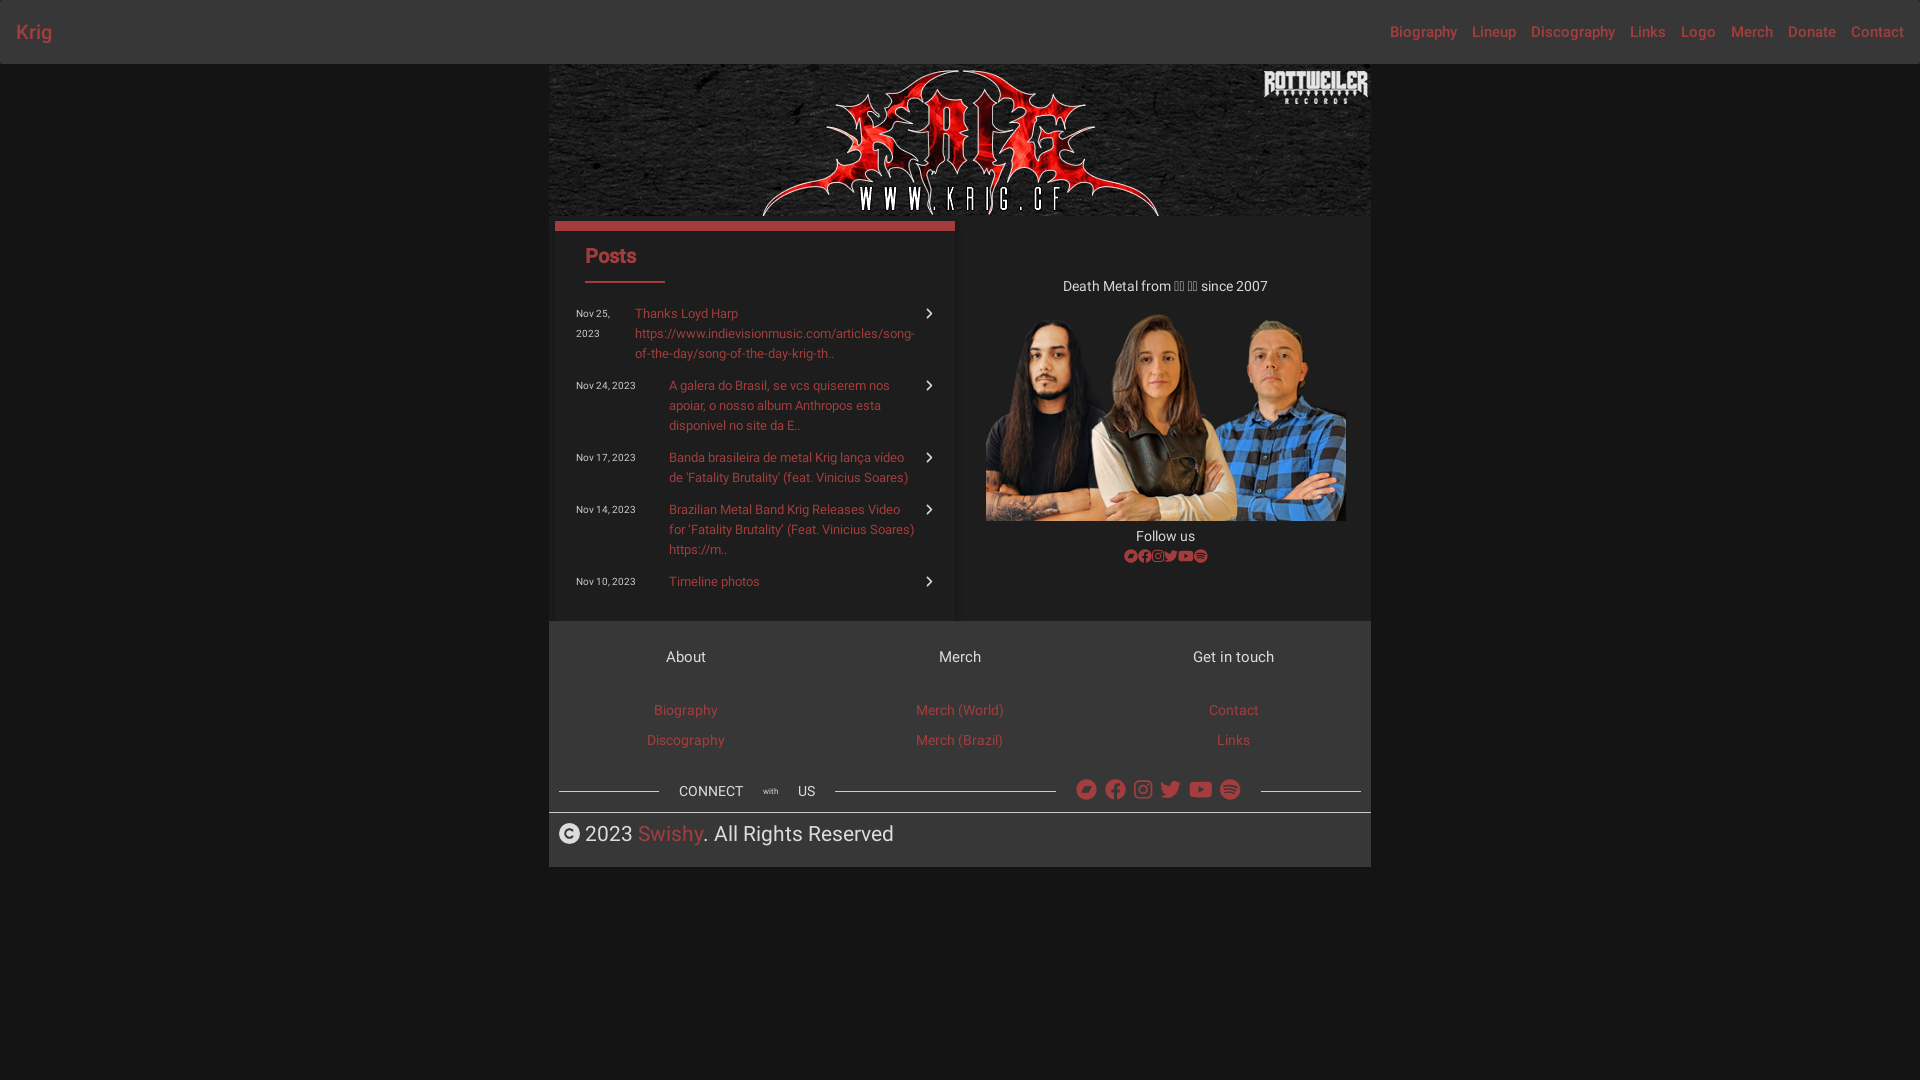 The width and height of the screenshot is (1920, 1080). What do you see at coordinates (1185, 555) in the screenshot?
I see `'Youtube'` at bounding box center [1185, 555].